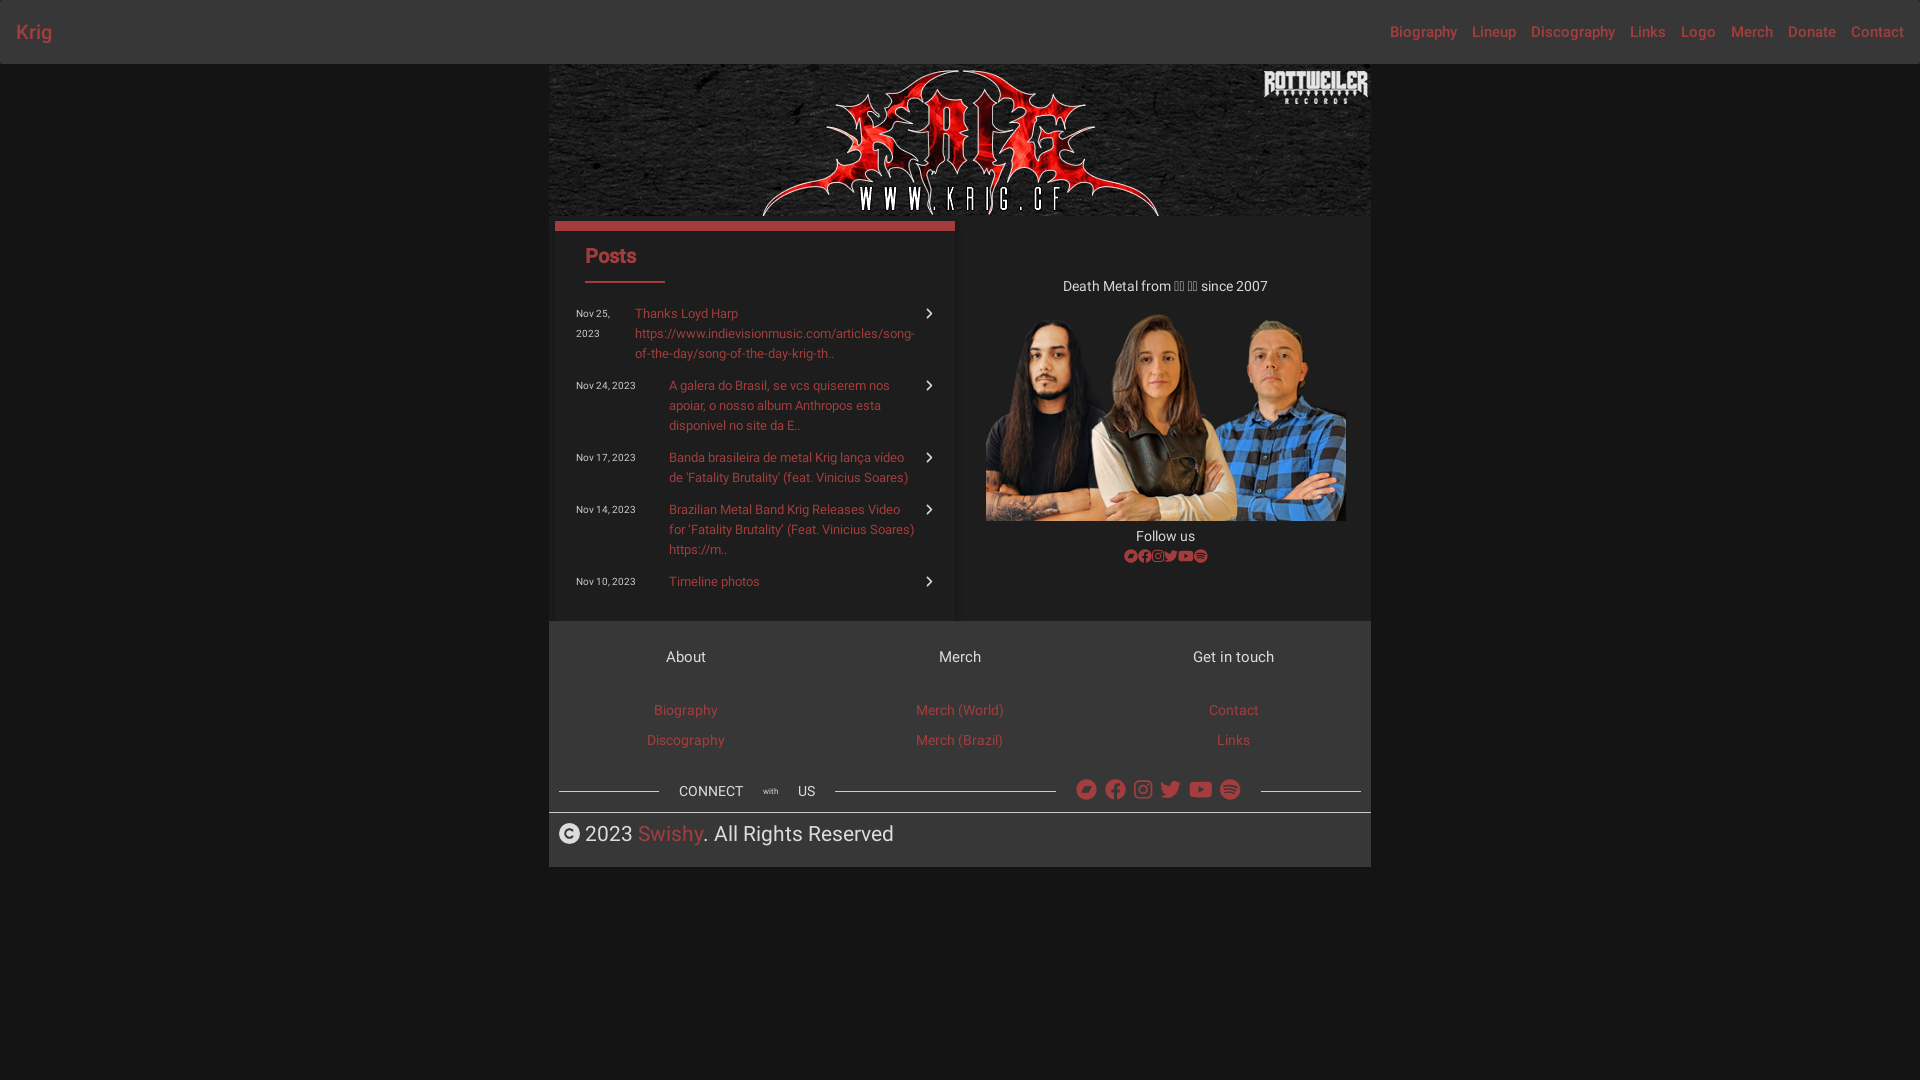 The width and height of the screenshot is (1920, 1080). What do you see at coordinates (1185, 555) in the screenshot?
I see `'Youtube'` at bounding box center [1185, 555].